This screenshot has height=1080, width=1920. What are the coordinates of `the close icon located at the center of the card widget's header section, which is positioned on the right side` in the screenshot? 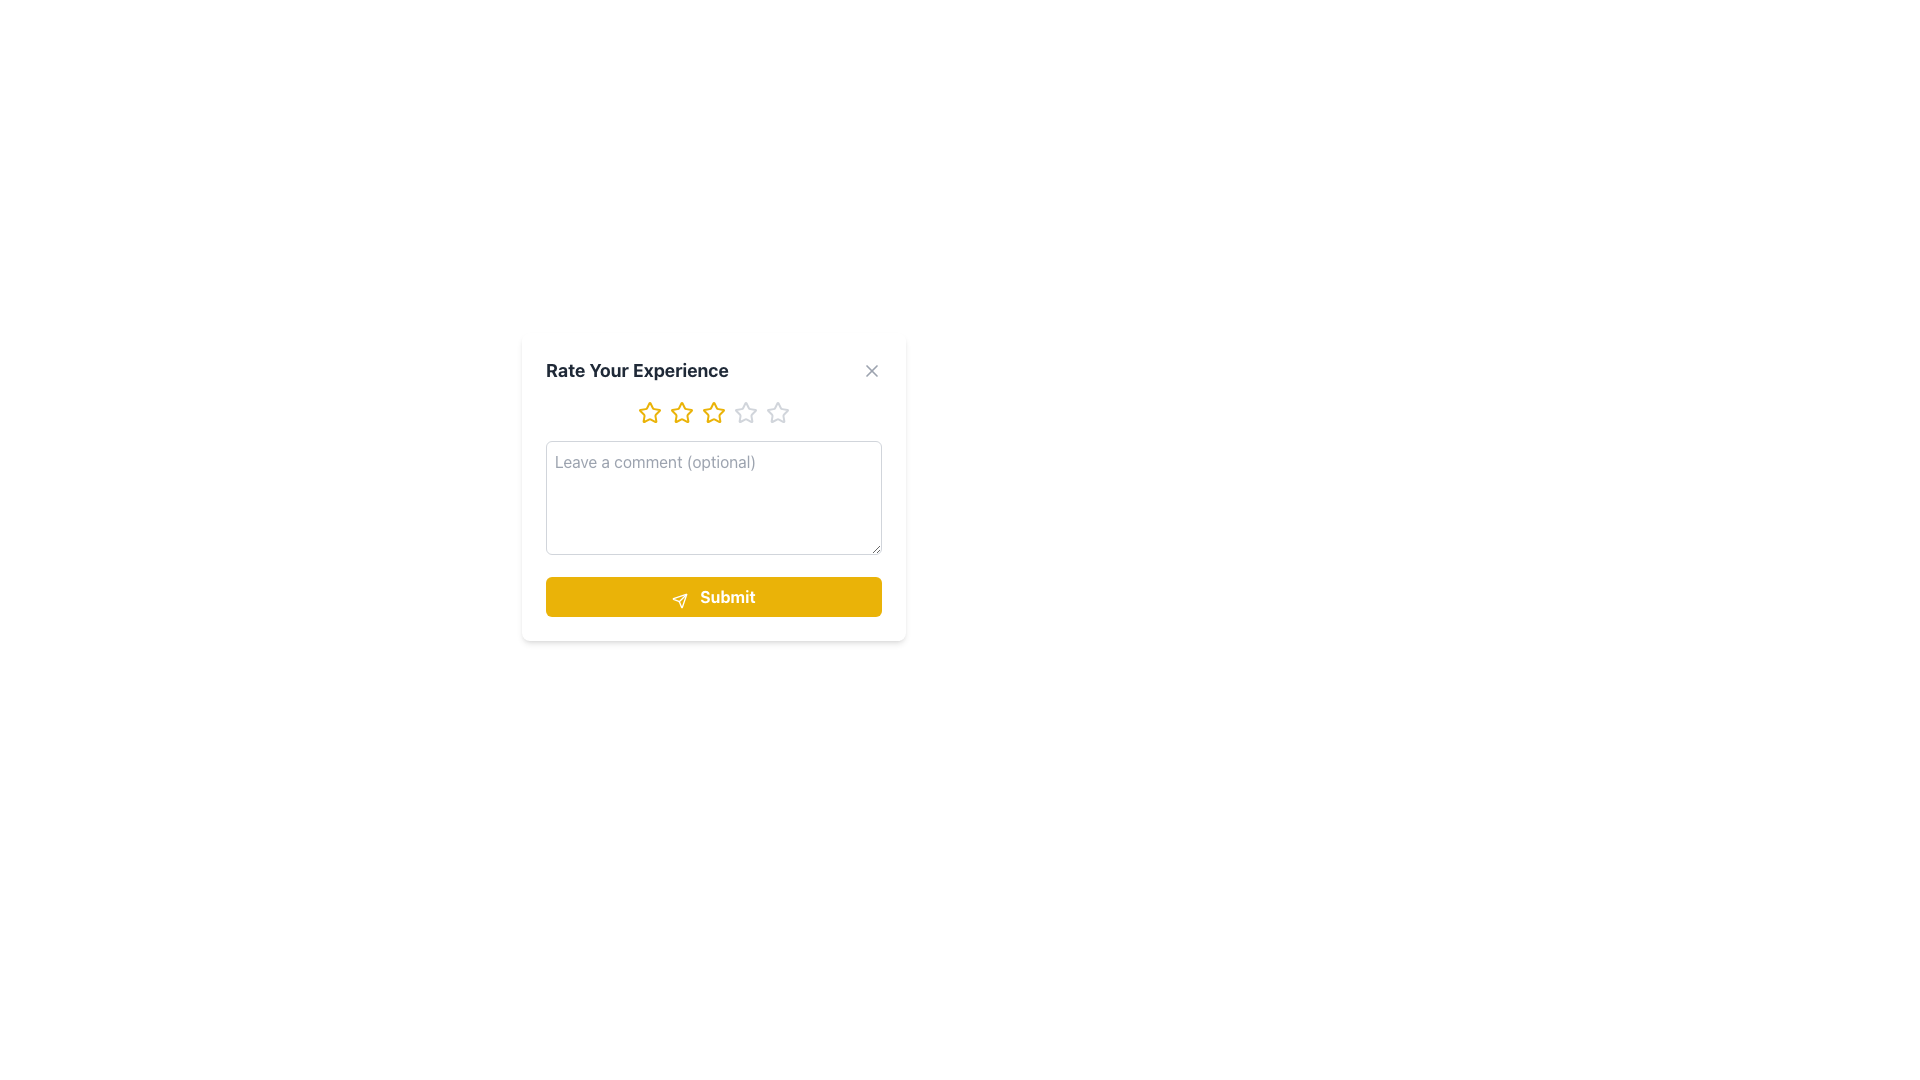 It's located at (872, 370).